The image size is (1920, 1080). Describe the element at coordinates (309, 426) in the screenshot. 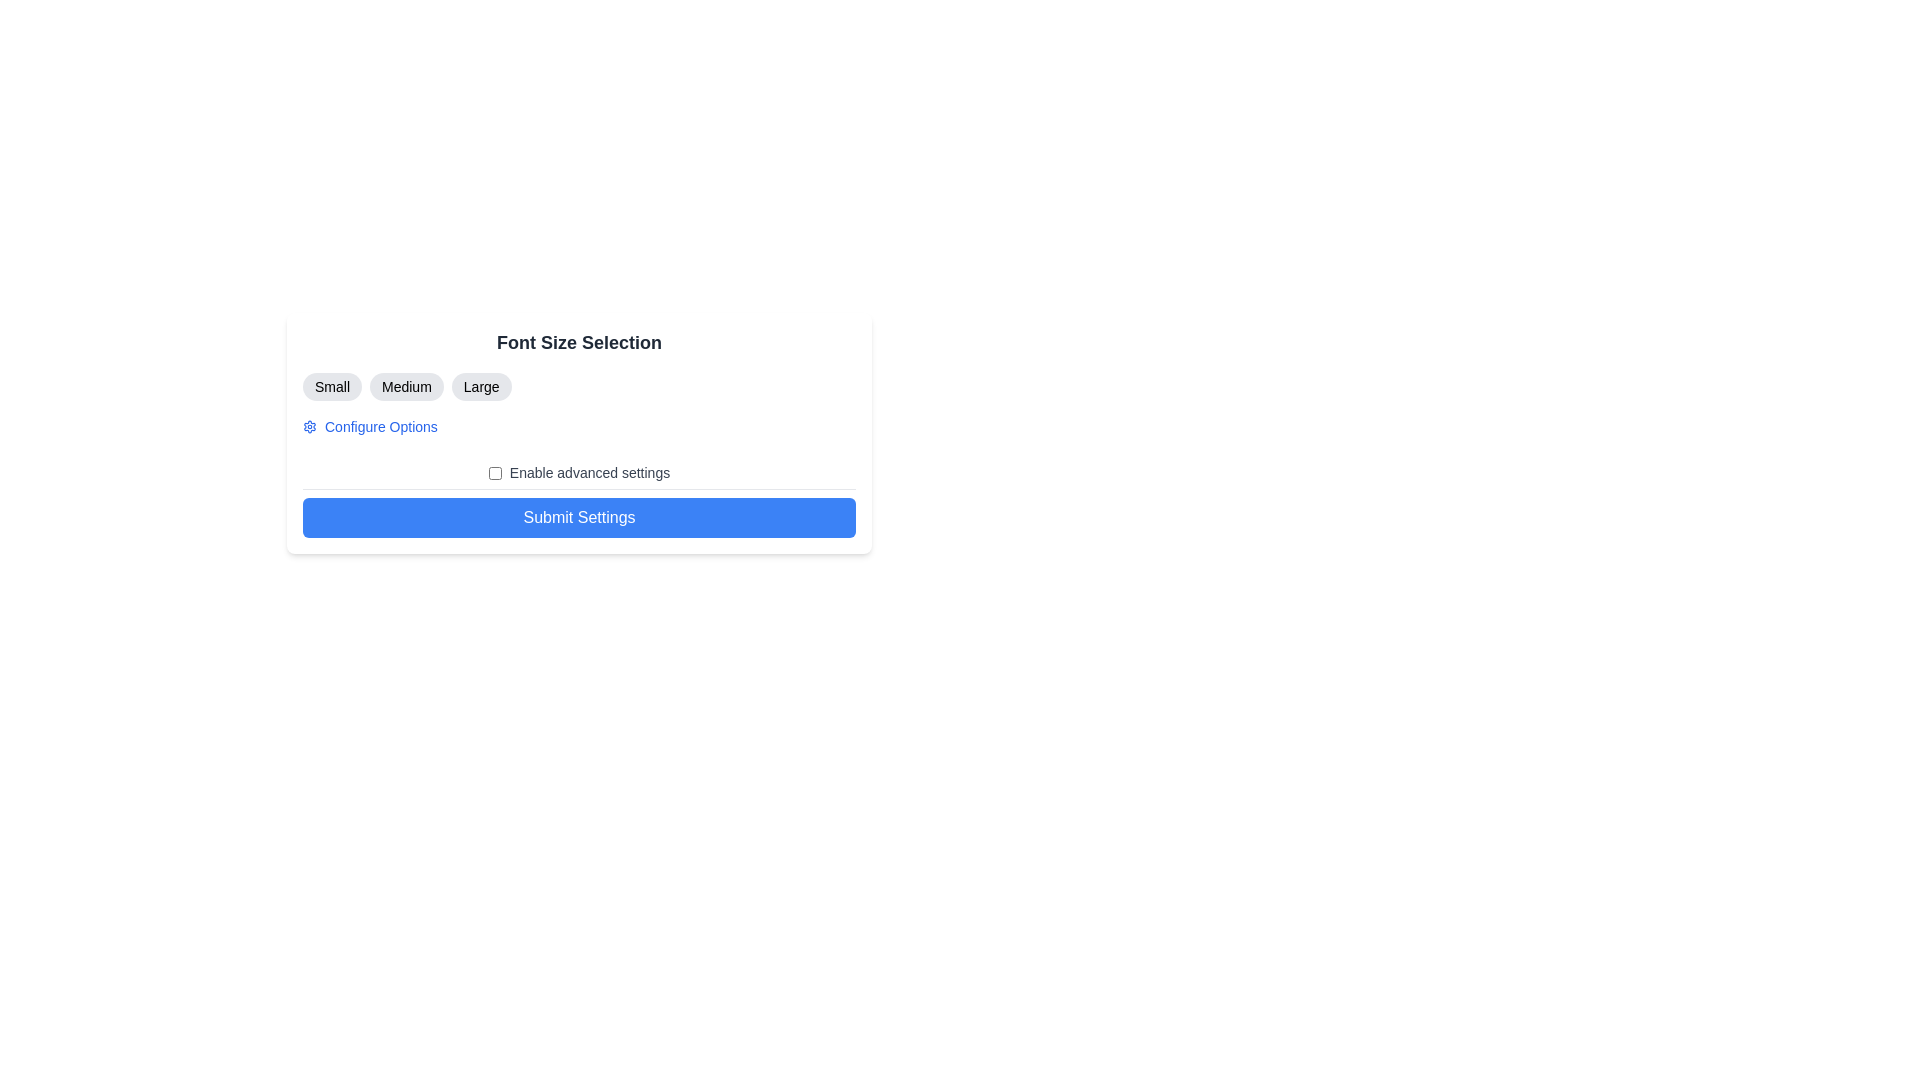

I see `the settings icon located at the leftmost position of the 'Configure Options' area` at that location.